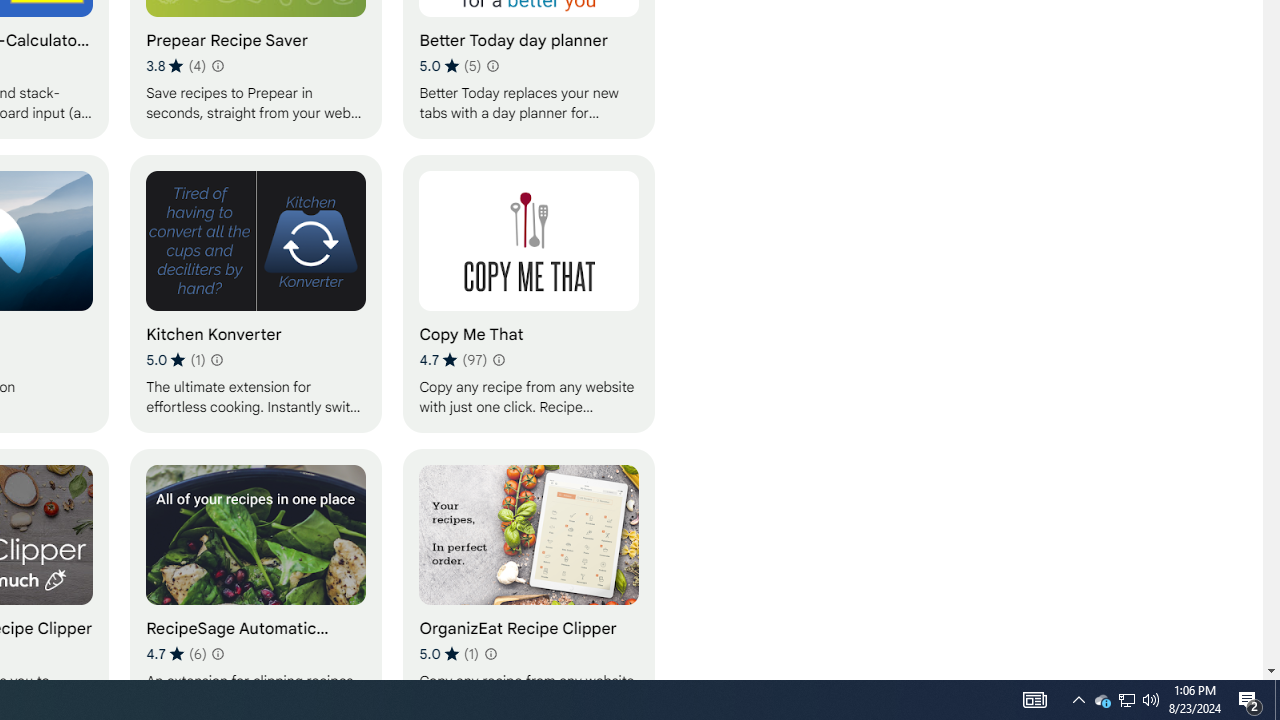  What do you see at coordinates (498, 360) in the screenshot?
I see `'Learn more about results and reviews "Copy Me That"'` at bounding box center [498, 360].